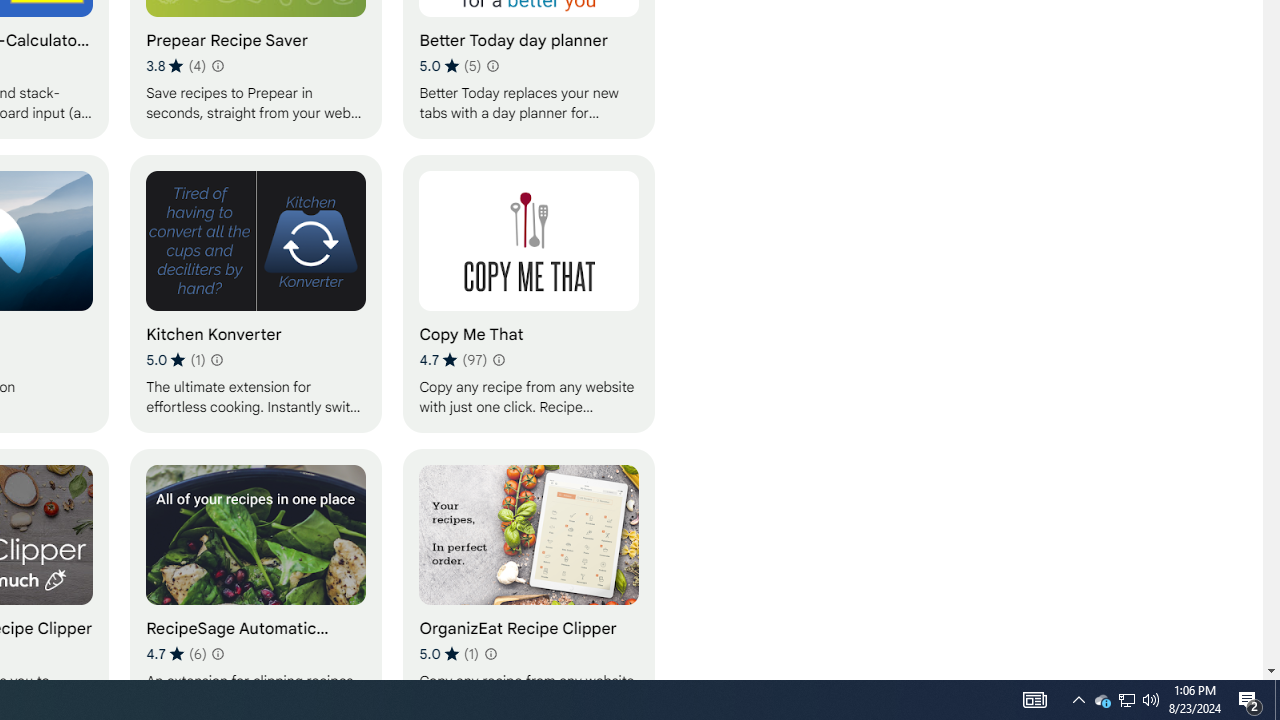  What do you see at coordinates (498, 360) in the screenshot?
I see `'Learn more about results and reviews "Copy Me That"'` at bounding box center [498, 360].